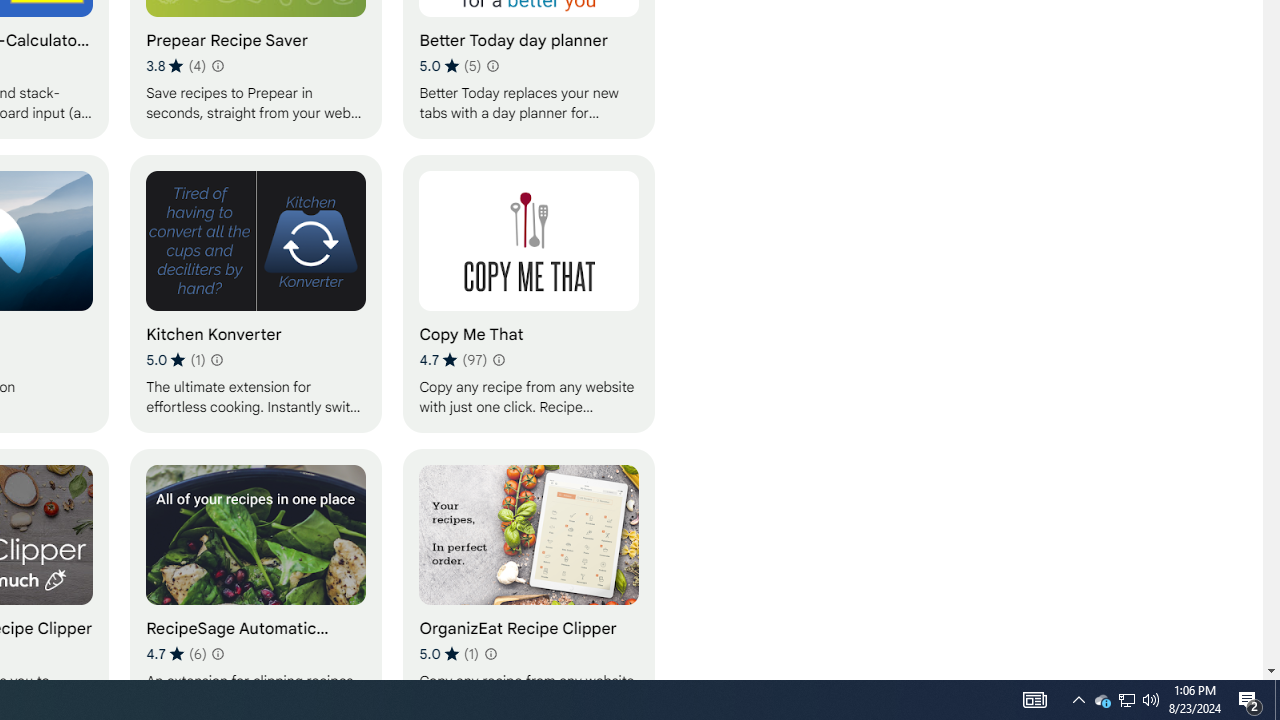  What do you see at coordinates (498, 360) in the screenshot?
I see `'Learn more about results and reviews "Copy Me That"'` at bounding box center [498, 360].